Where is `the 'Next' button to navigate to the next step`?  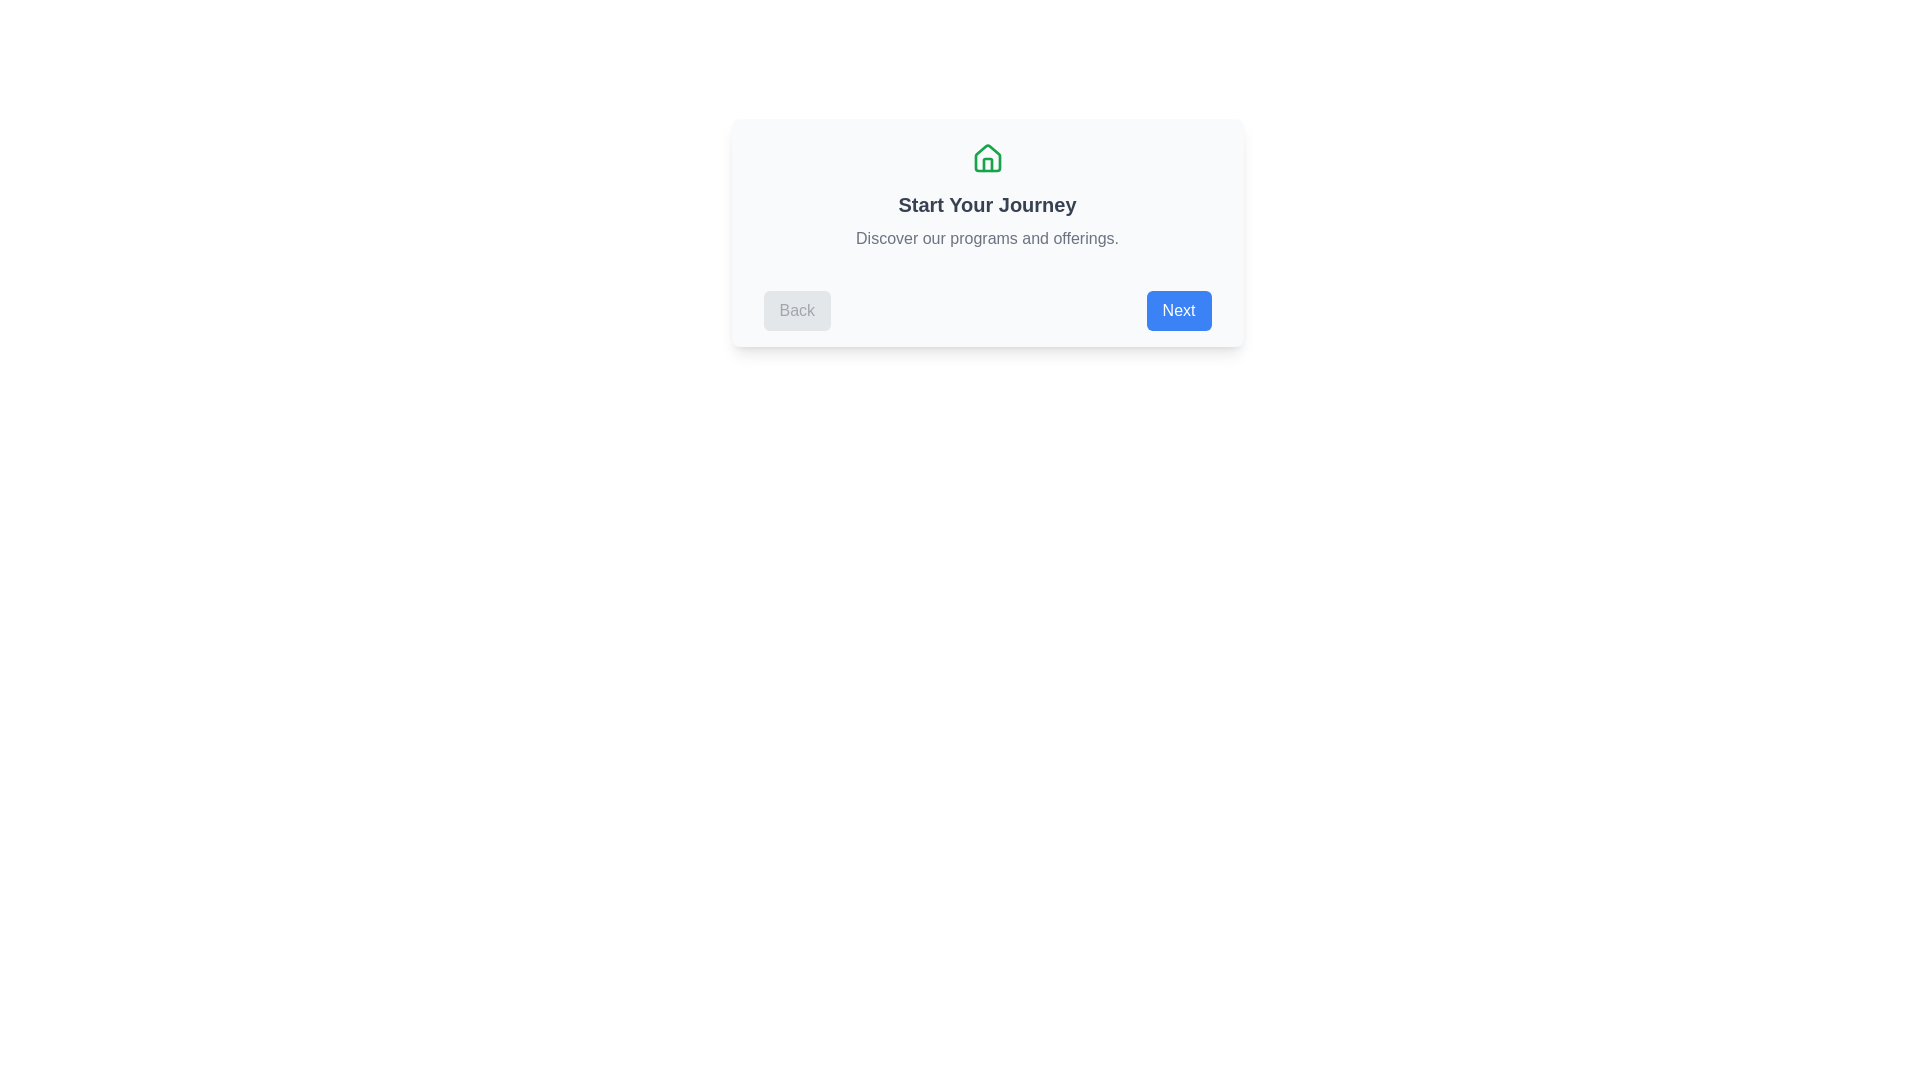 the 'Next' button to navigate to the next step is located at coordinates (1179, 311).